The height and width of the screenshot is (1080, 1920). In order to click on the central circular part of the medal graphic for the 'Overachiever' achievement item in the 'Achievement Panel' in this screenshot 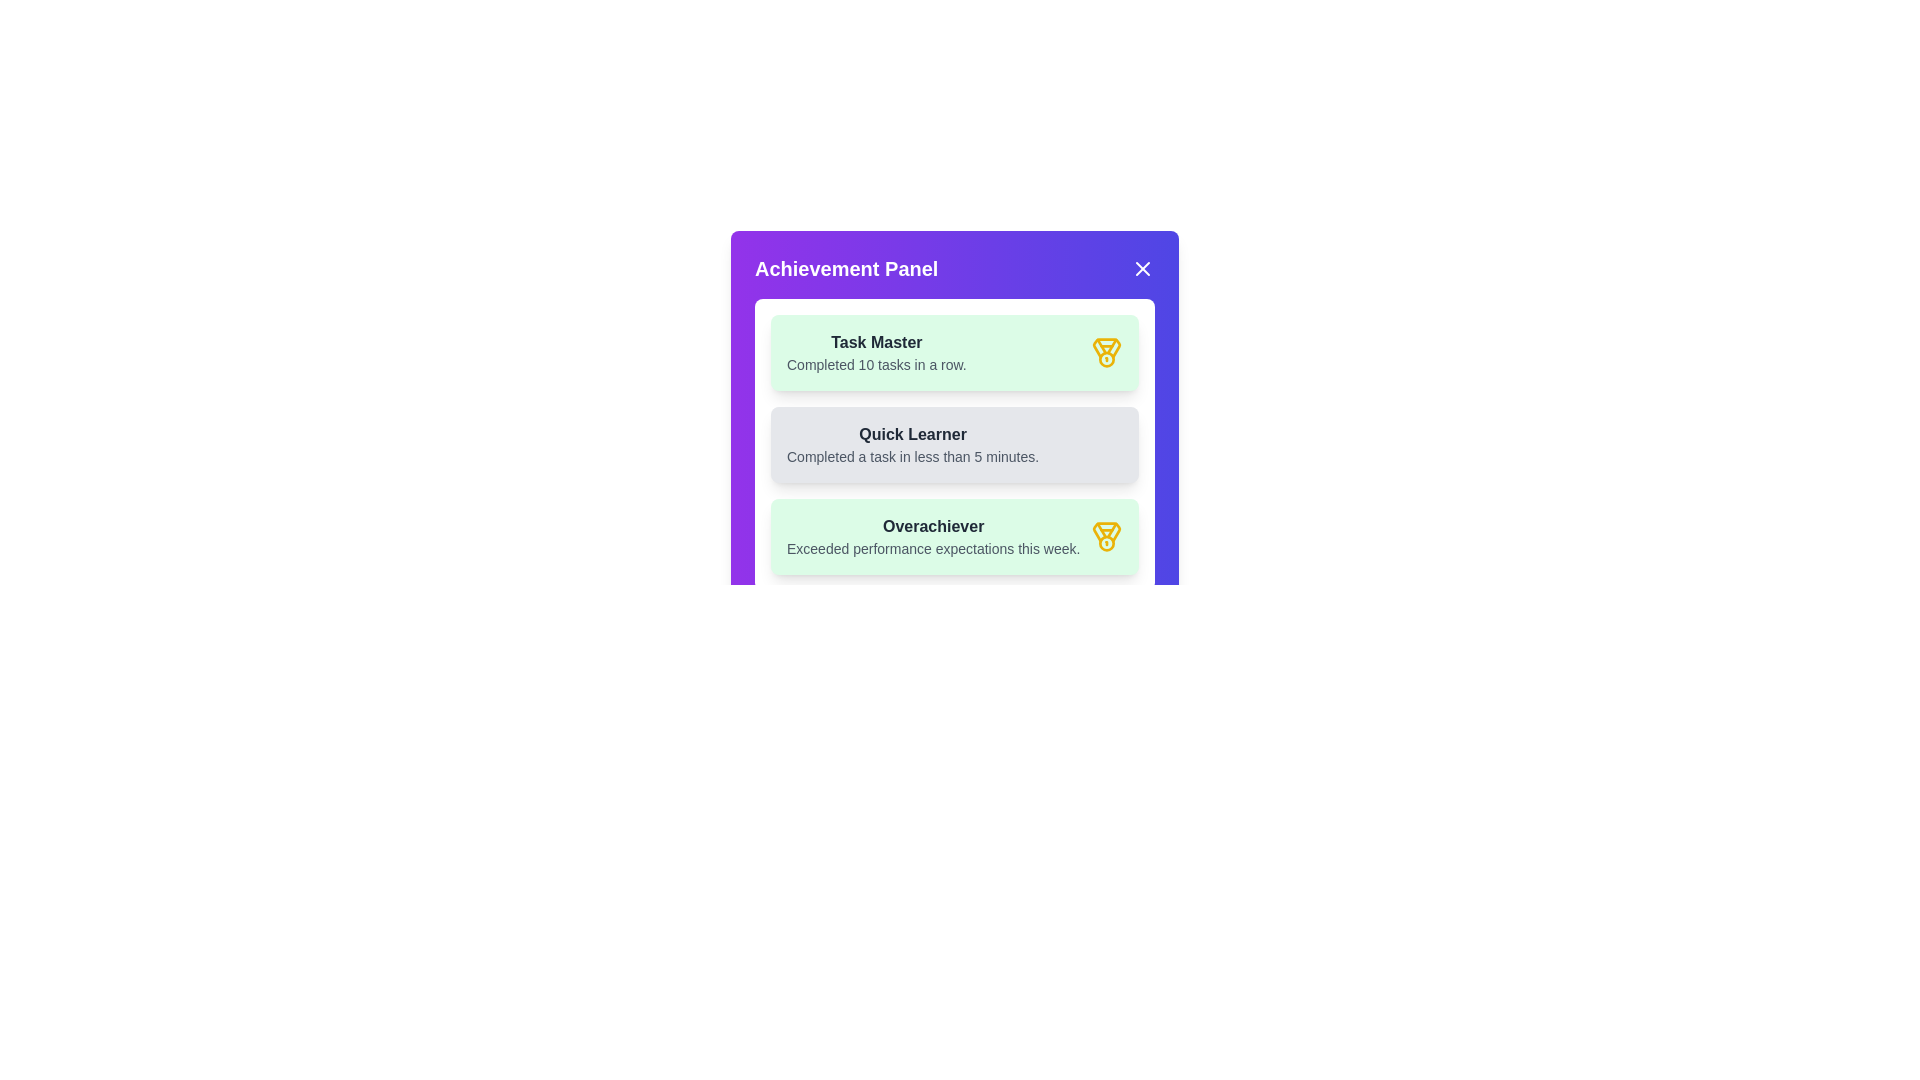, I will do `click(1106, 543)`.